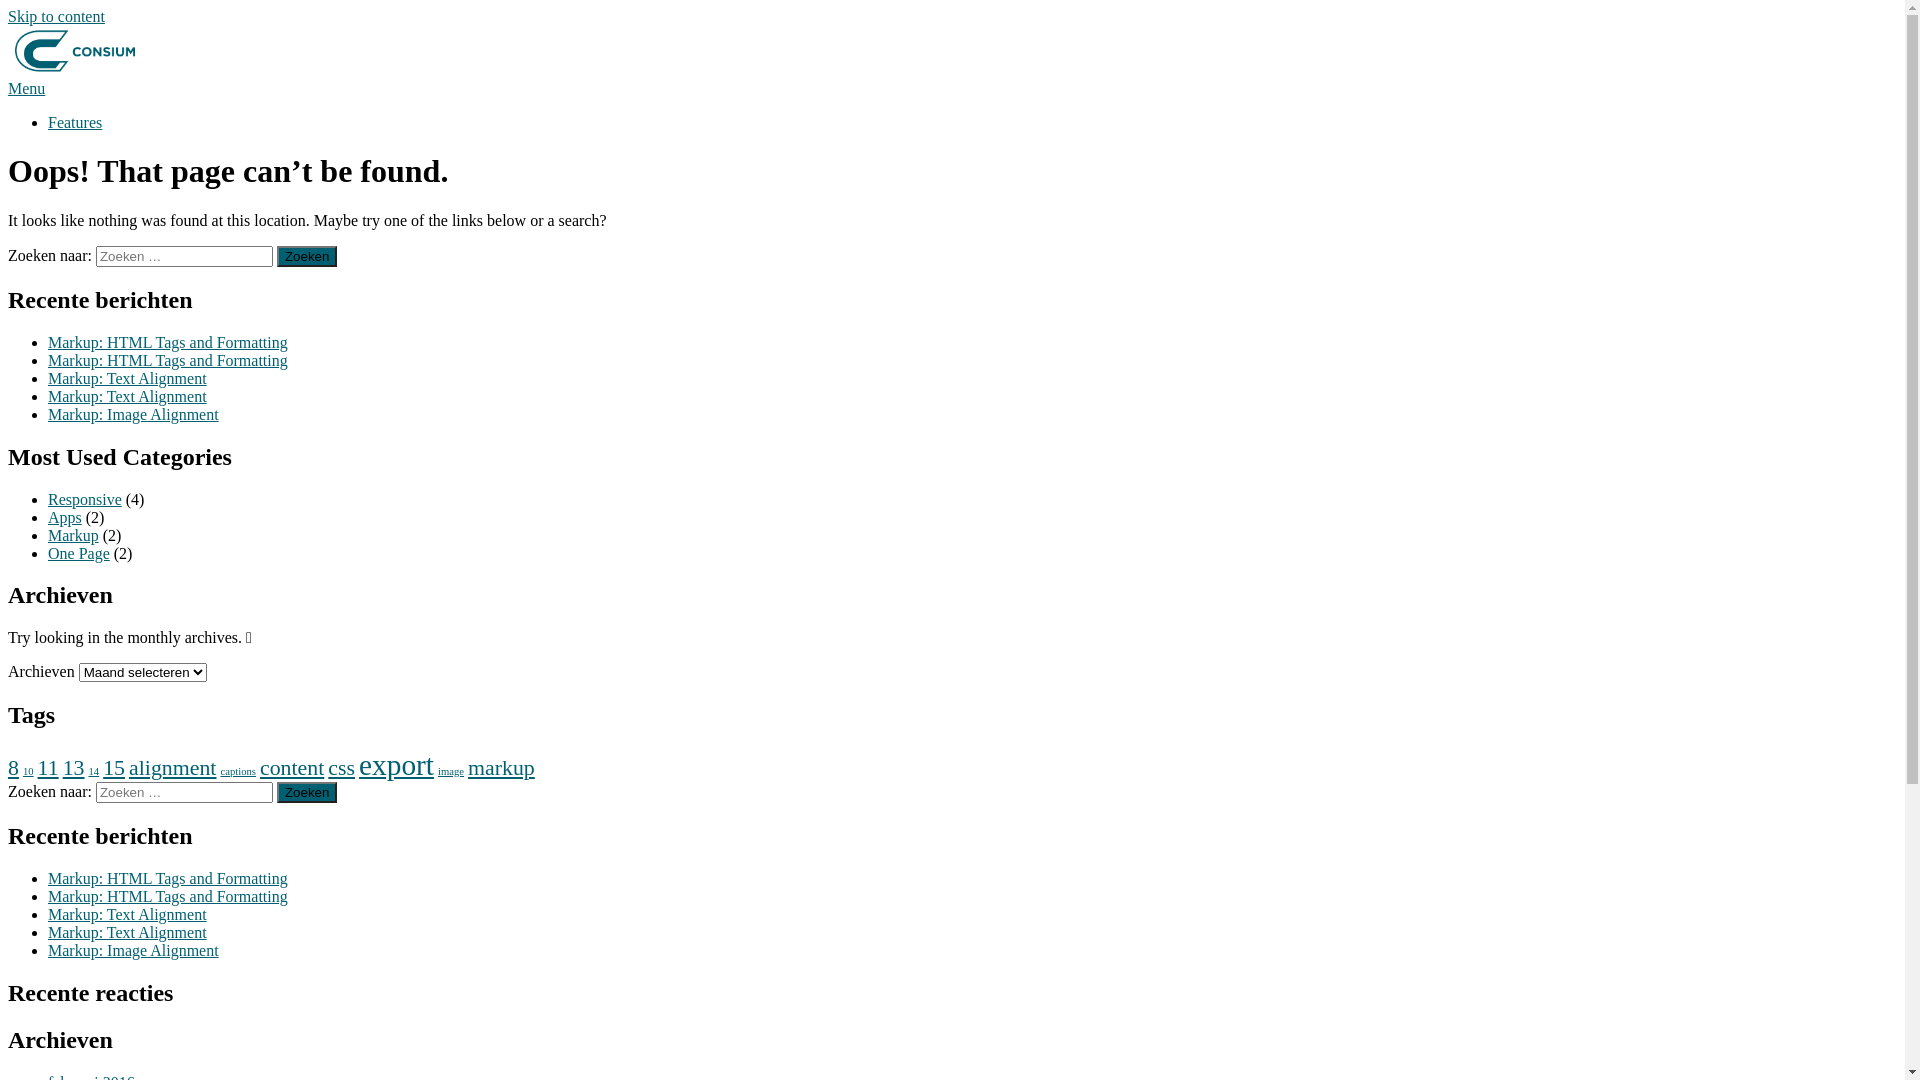  What do you see at coordinates (126, 914) in the screenshot?
I see `'Markup: Text Alignment'` at bounding box center [126, 914].